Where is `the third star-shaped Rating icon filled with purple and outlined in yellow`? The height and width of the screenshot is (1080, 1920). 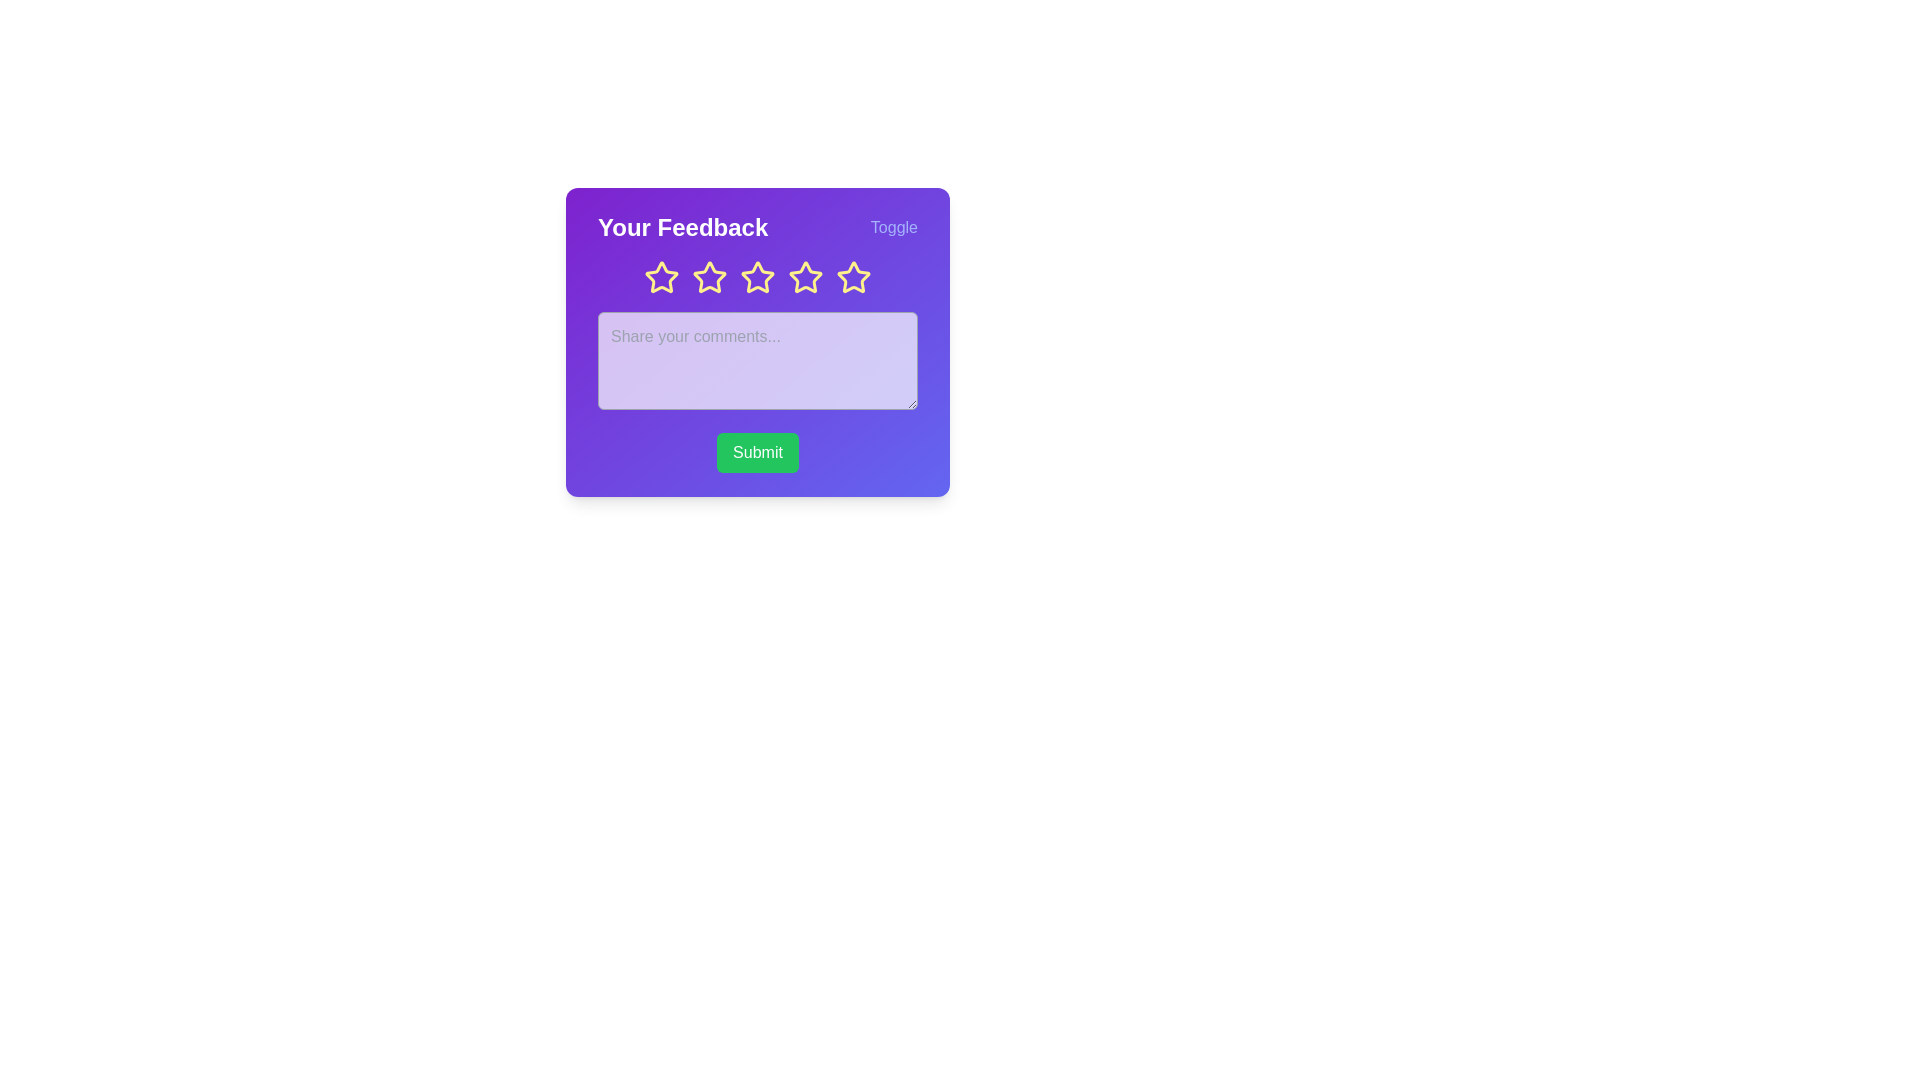
the third star-shaped Rating icon filled with purple and outlined in yellow is located at coordinates (710, 277).